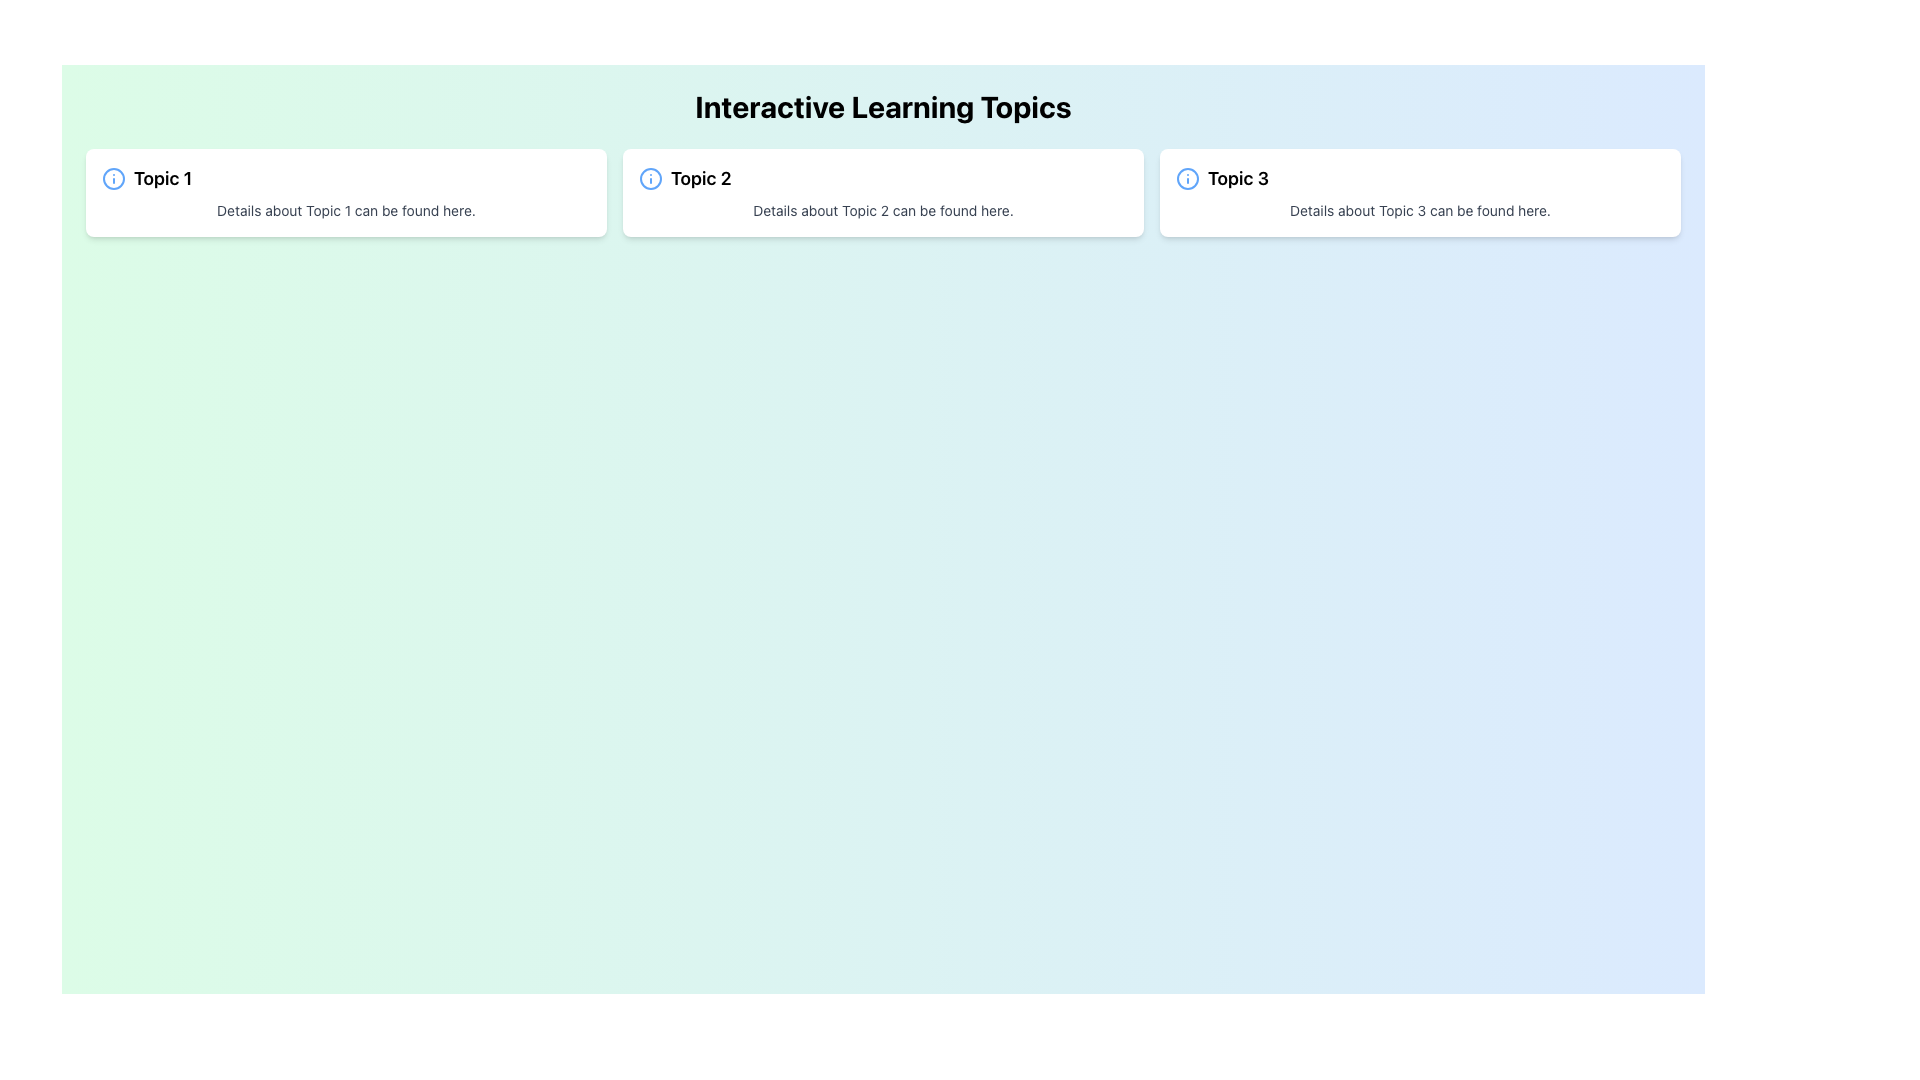 Image resolution: width=1920 pixels, height=1080 pixels. Describe the element at coordinates (113, 177) in the screenshot. I see `the circular blue-bordered icon with a vertical bar and dot located to the left of the text 'Topic 1' in the first card` at that location.